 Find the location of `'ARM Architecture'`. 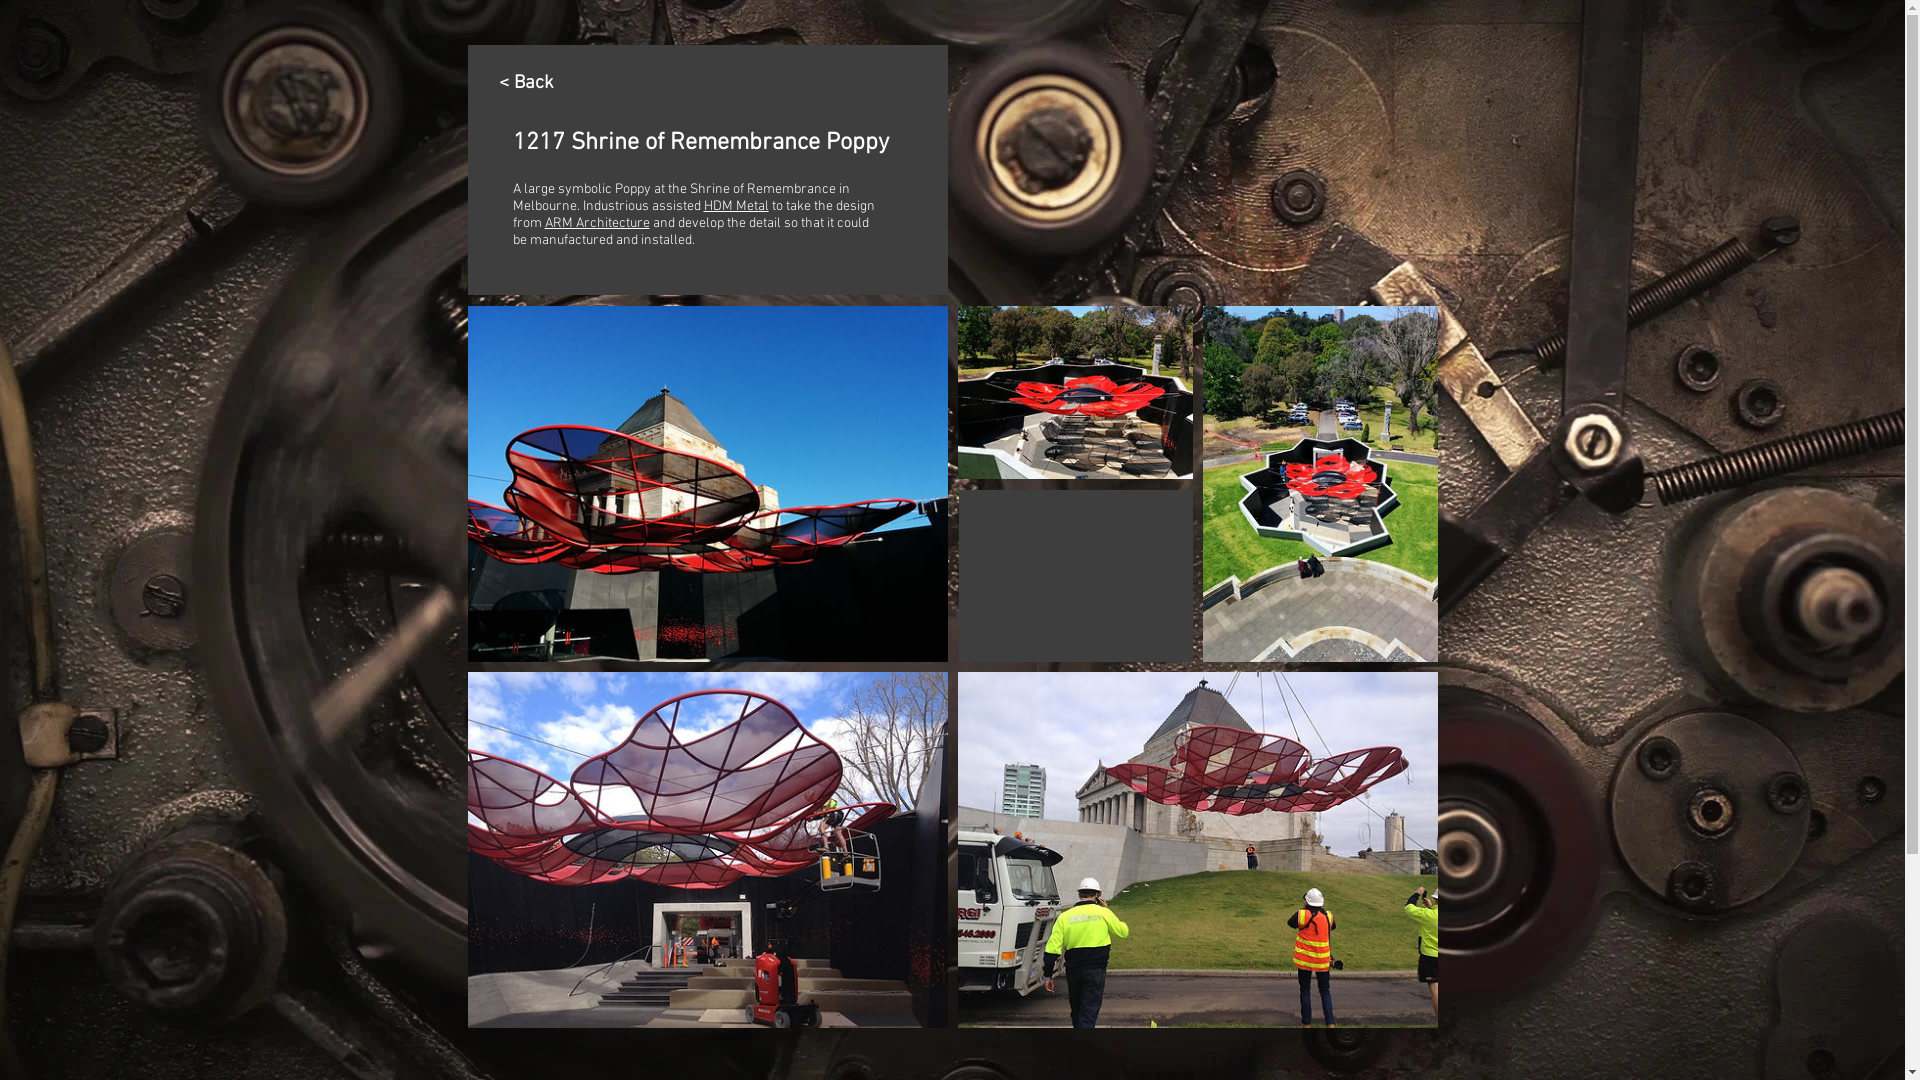

'ARM Architecture' is located at coordinates (595, 223).